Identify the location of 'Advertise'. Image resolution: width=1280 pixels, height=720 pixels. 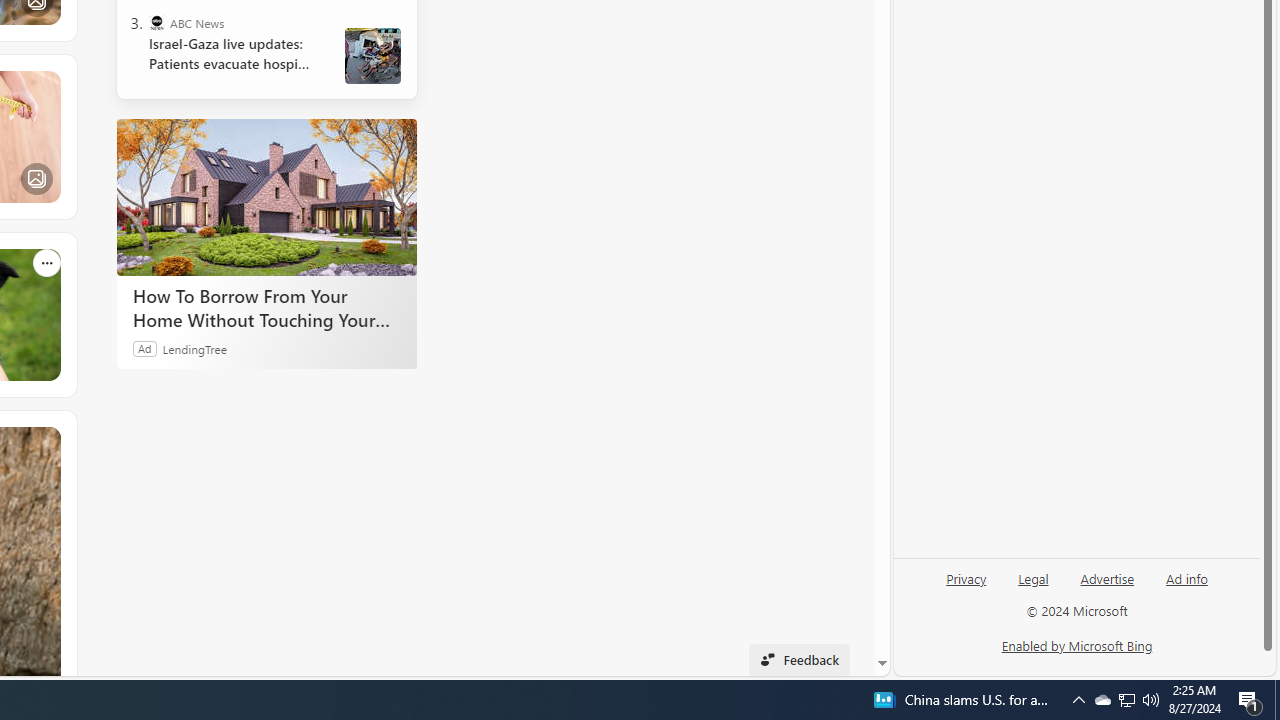
(1106, 577).